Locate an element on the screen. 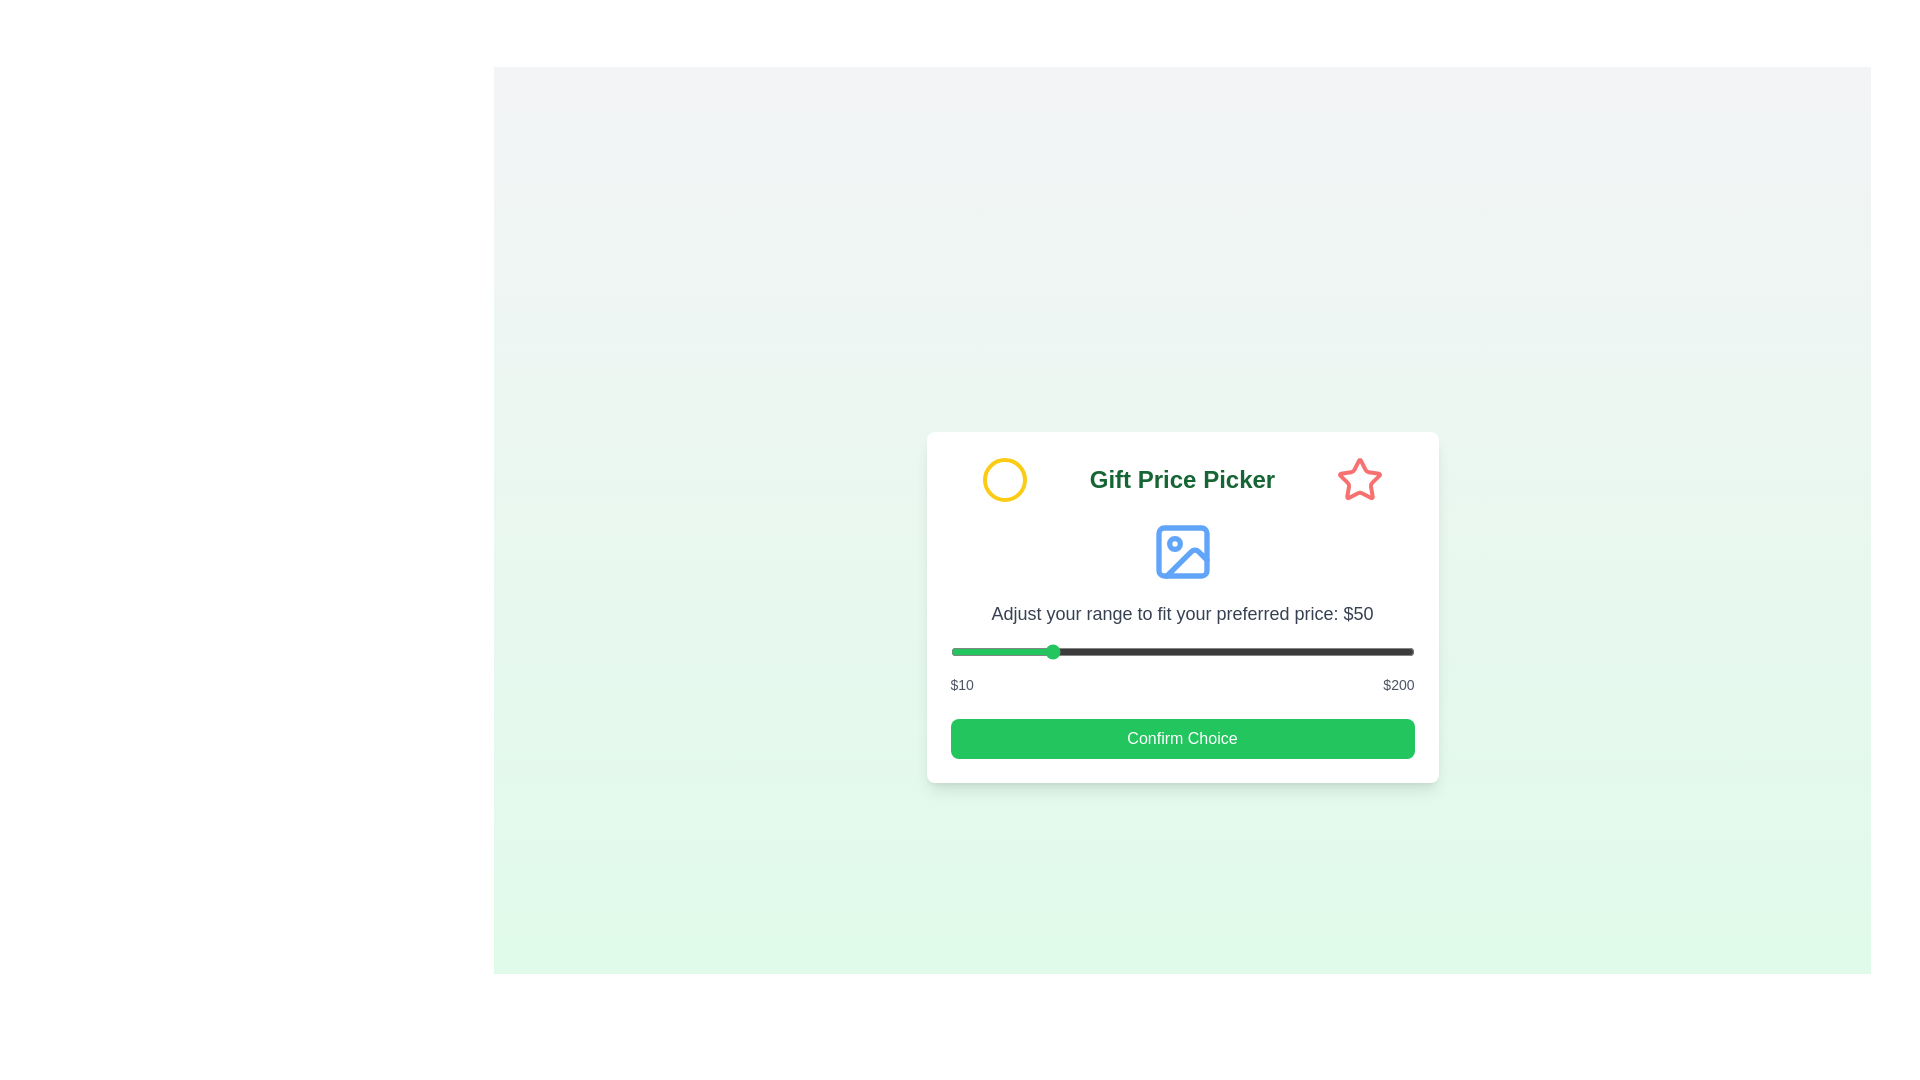 The image size is (1920, 1080). the price range slider to 76 dollars is located at coordinates (1110, 651).